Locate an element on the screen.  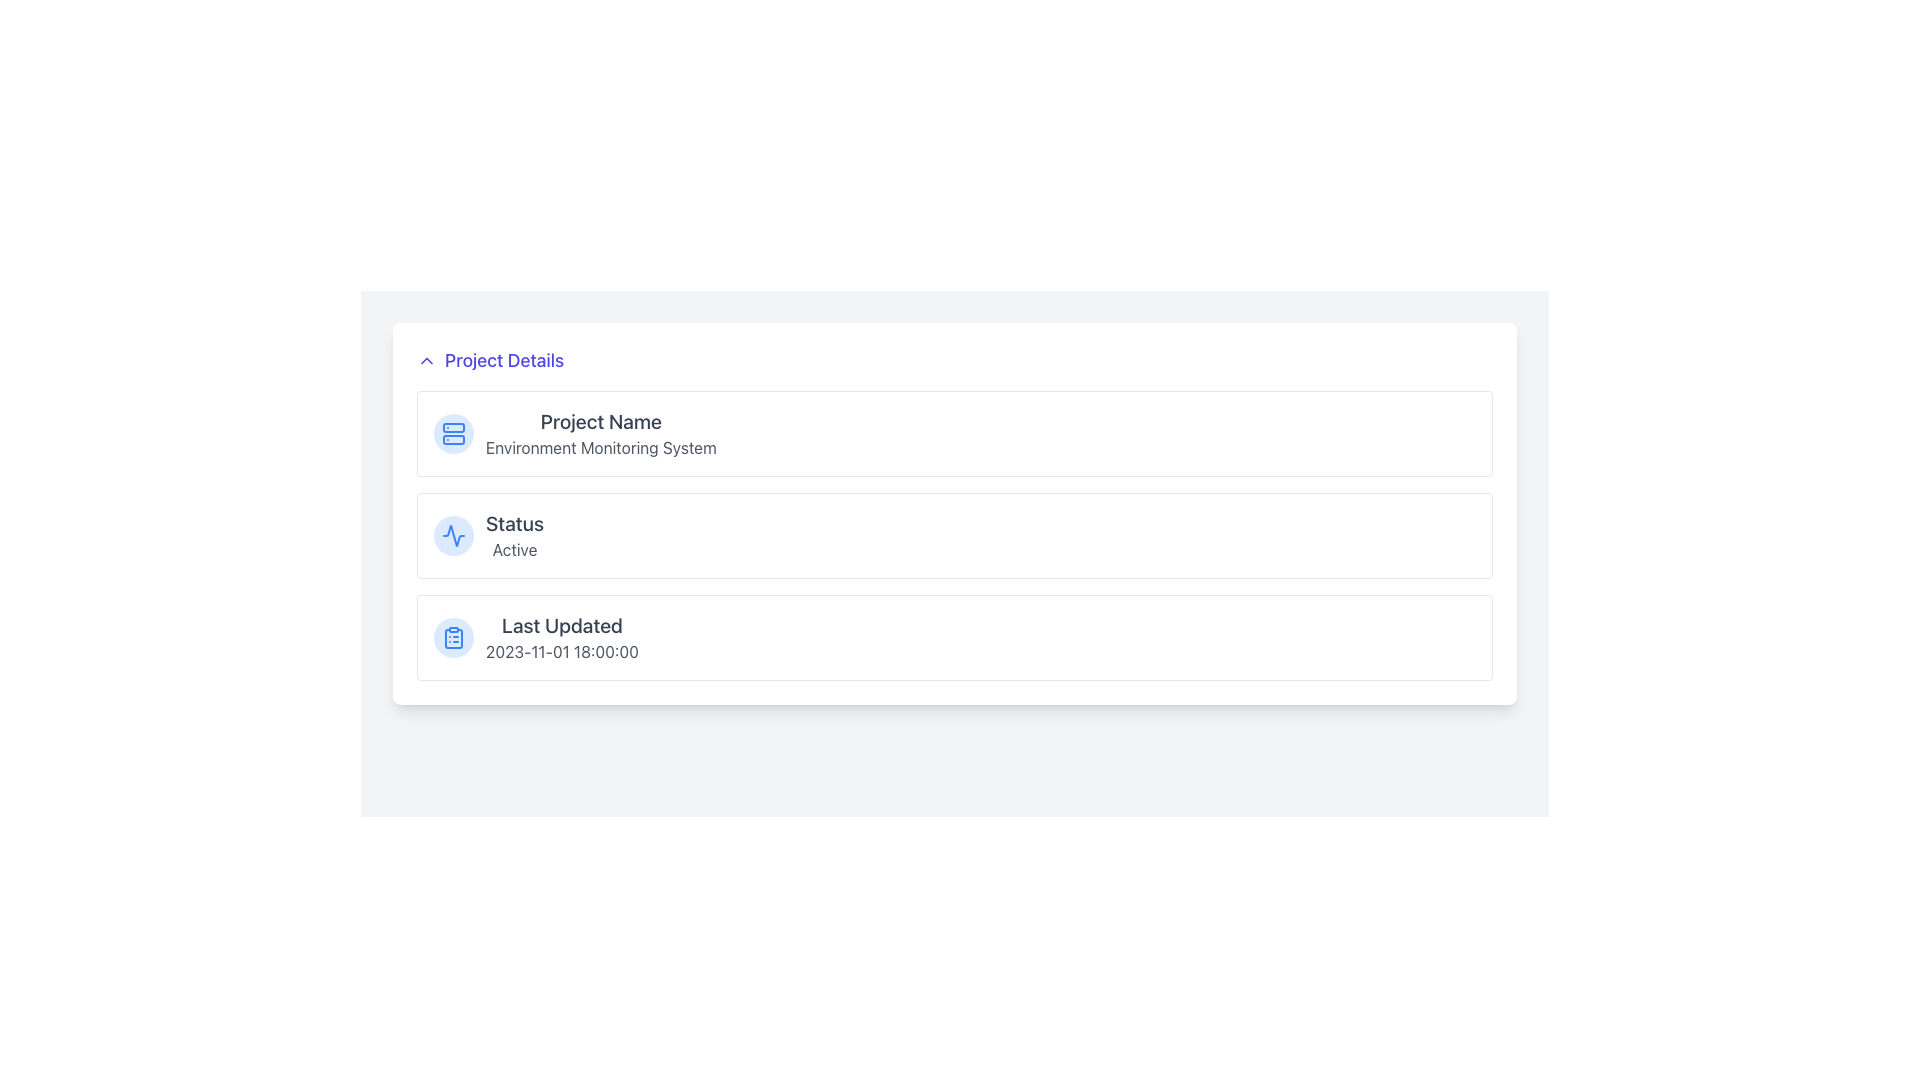
the text label displaying 'Last Updated', which is styled in dark gray and positioned above a timestamp in the Project Details section of the card layout is located at coordinates (561, 624).